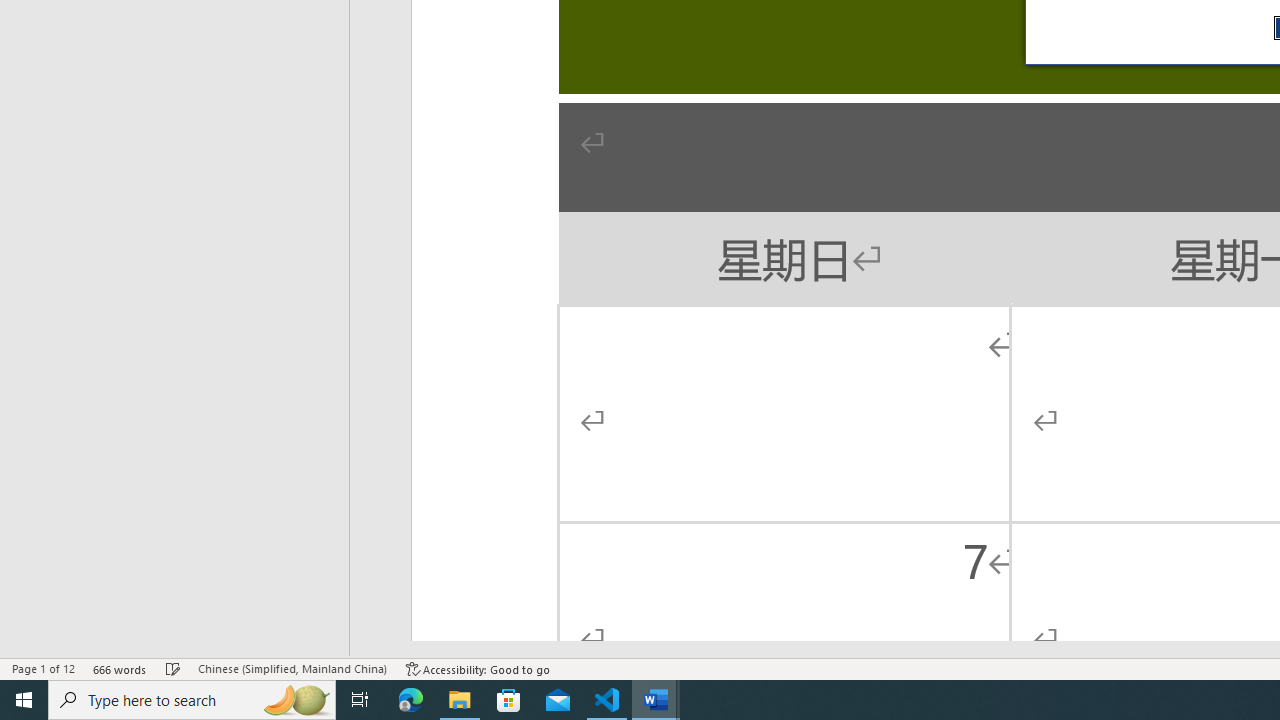  What do you see at coordinates (24, 698) in the screenshot?
I see `'Start'` at bounding box center [24, 698].